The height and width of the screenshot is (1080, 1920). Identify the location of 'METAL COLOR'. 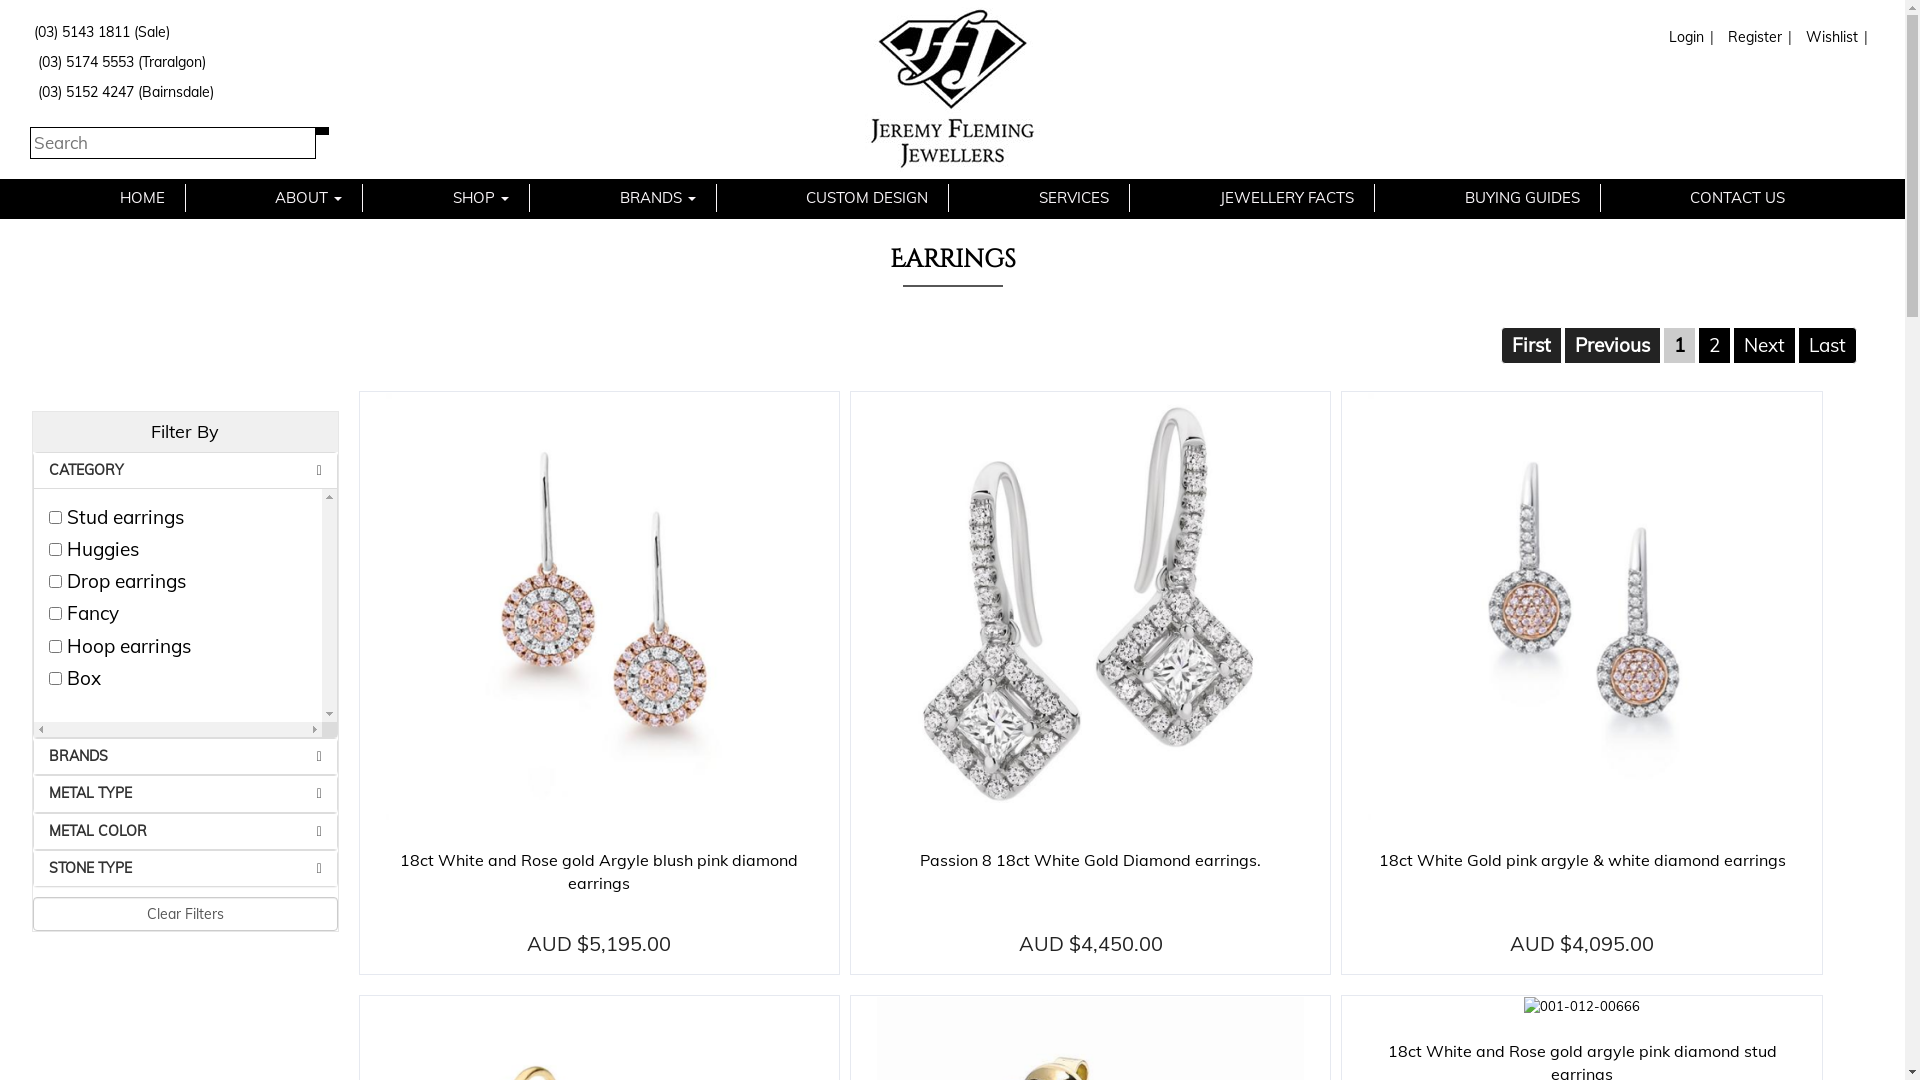
(185, 831).